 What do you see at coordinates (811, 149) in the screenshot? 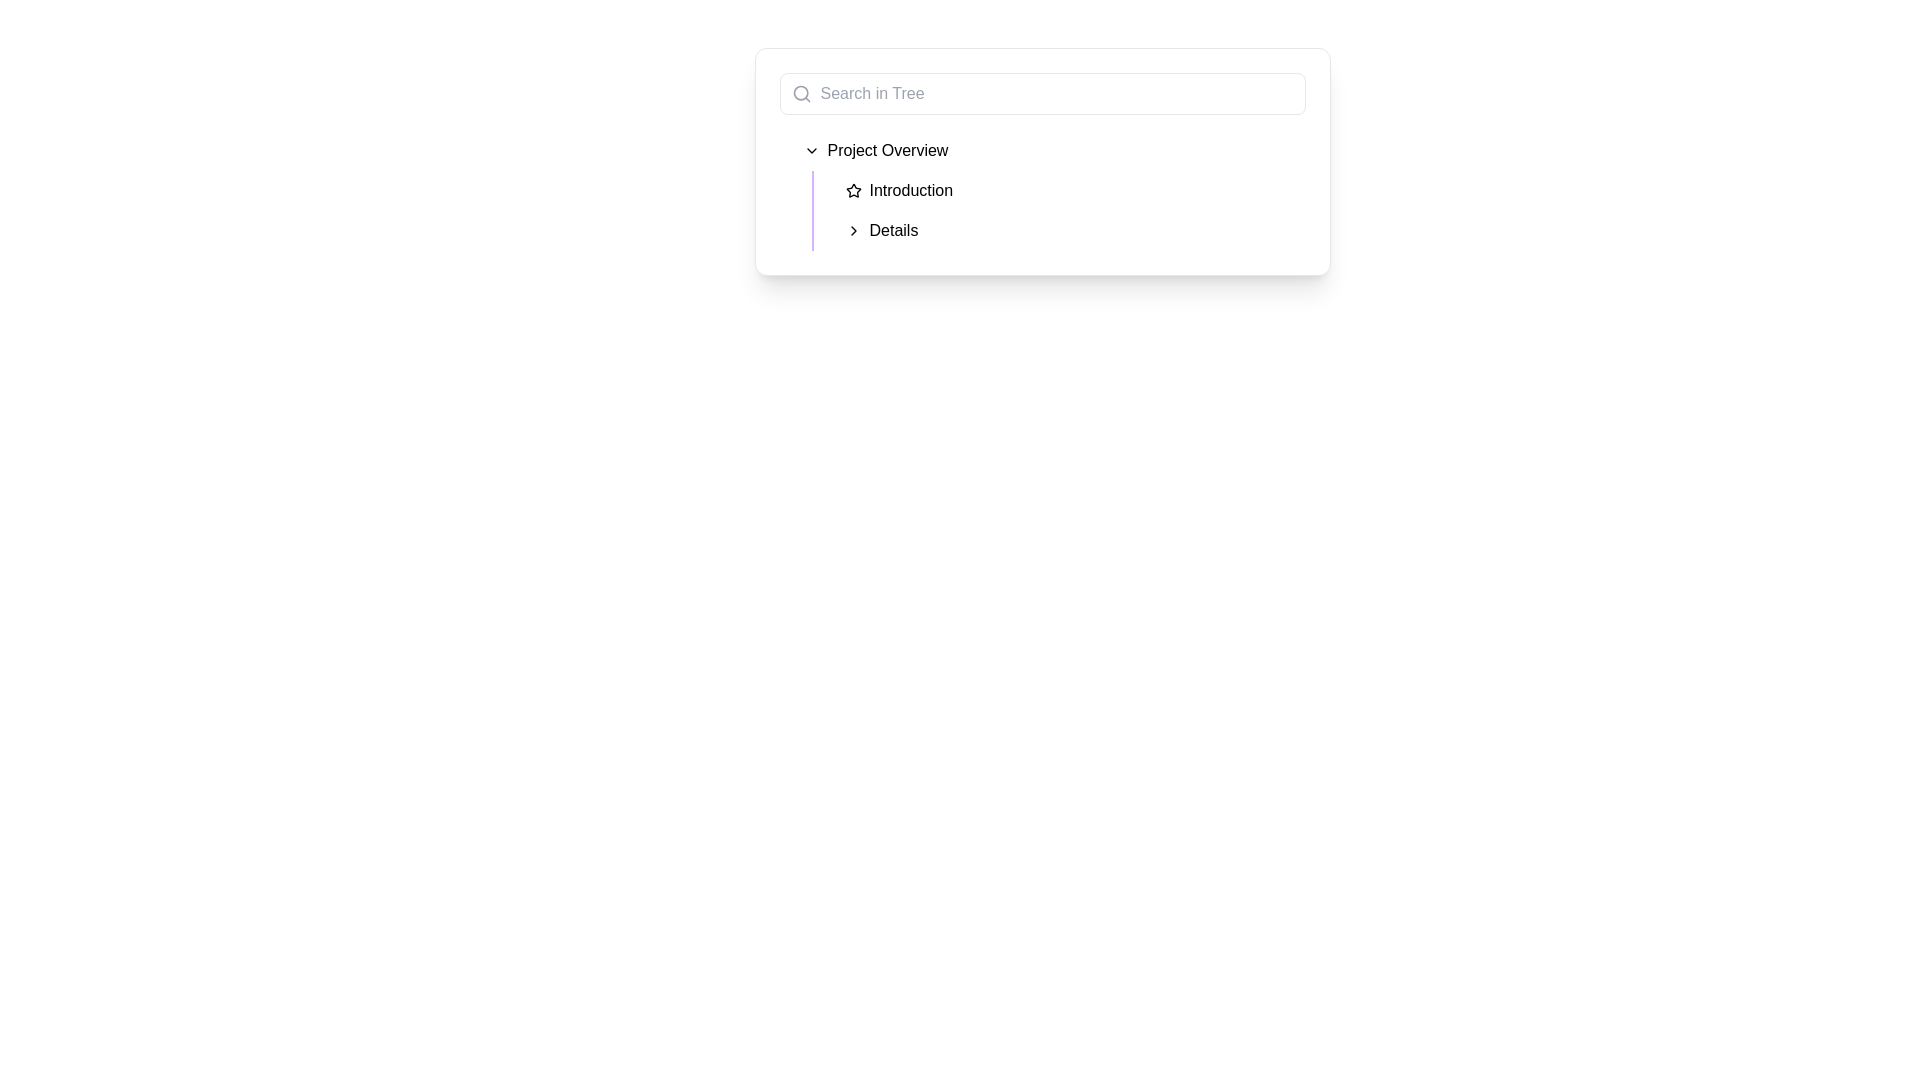
I see `the chevron icon in the 'Project Overview' section` at bounding box center [811, 149].